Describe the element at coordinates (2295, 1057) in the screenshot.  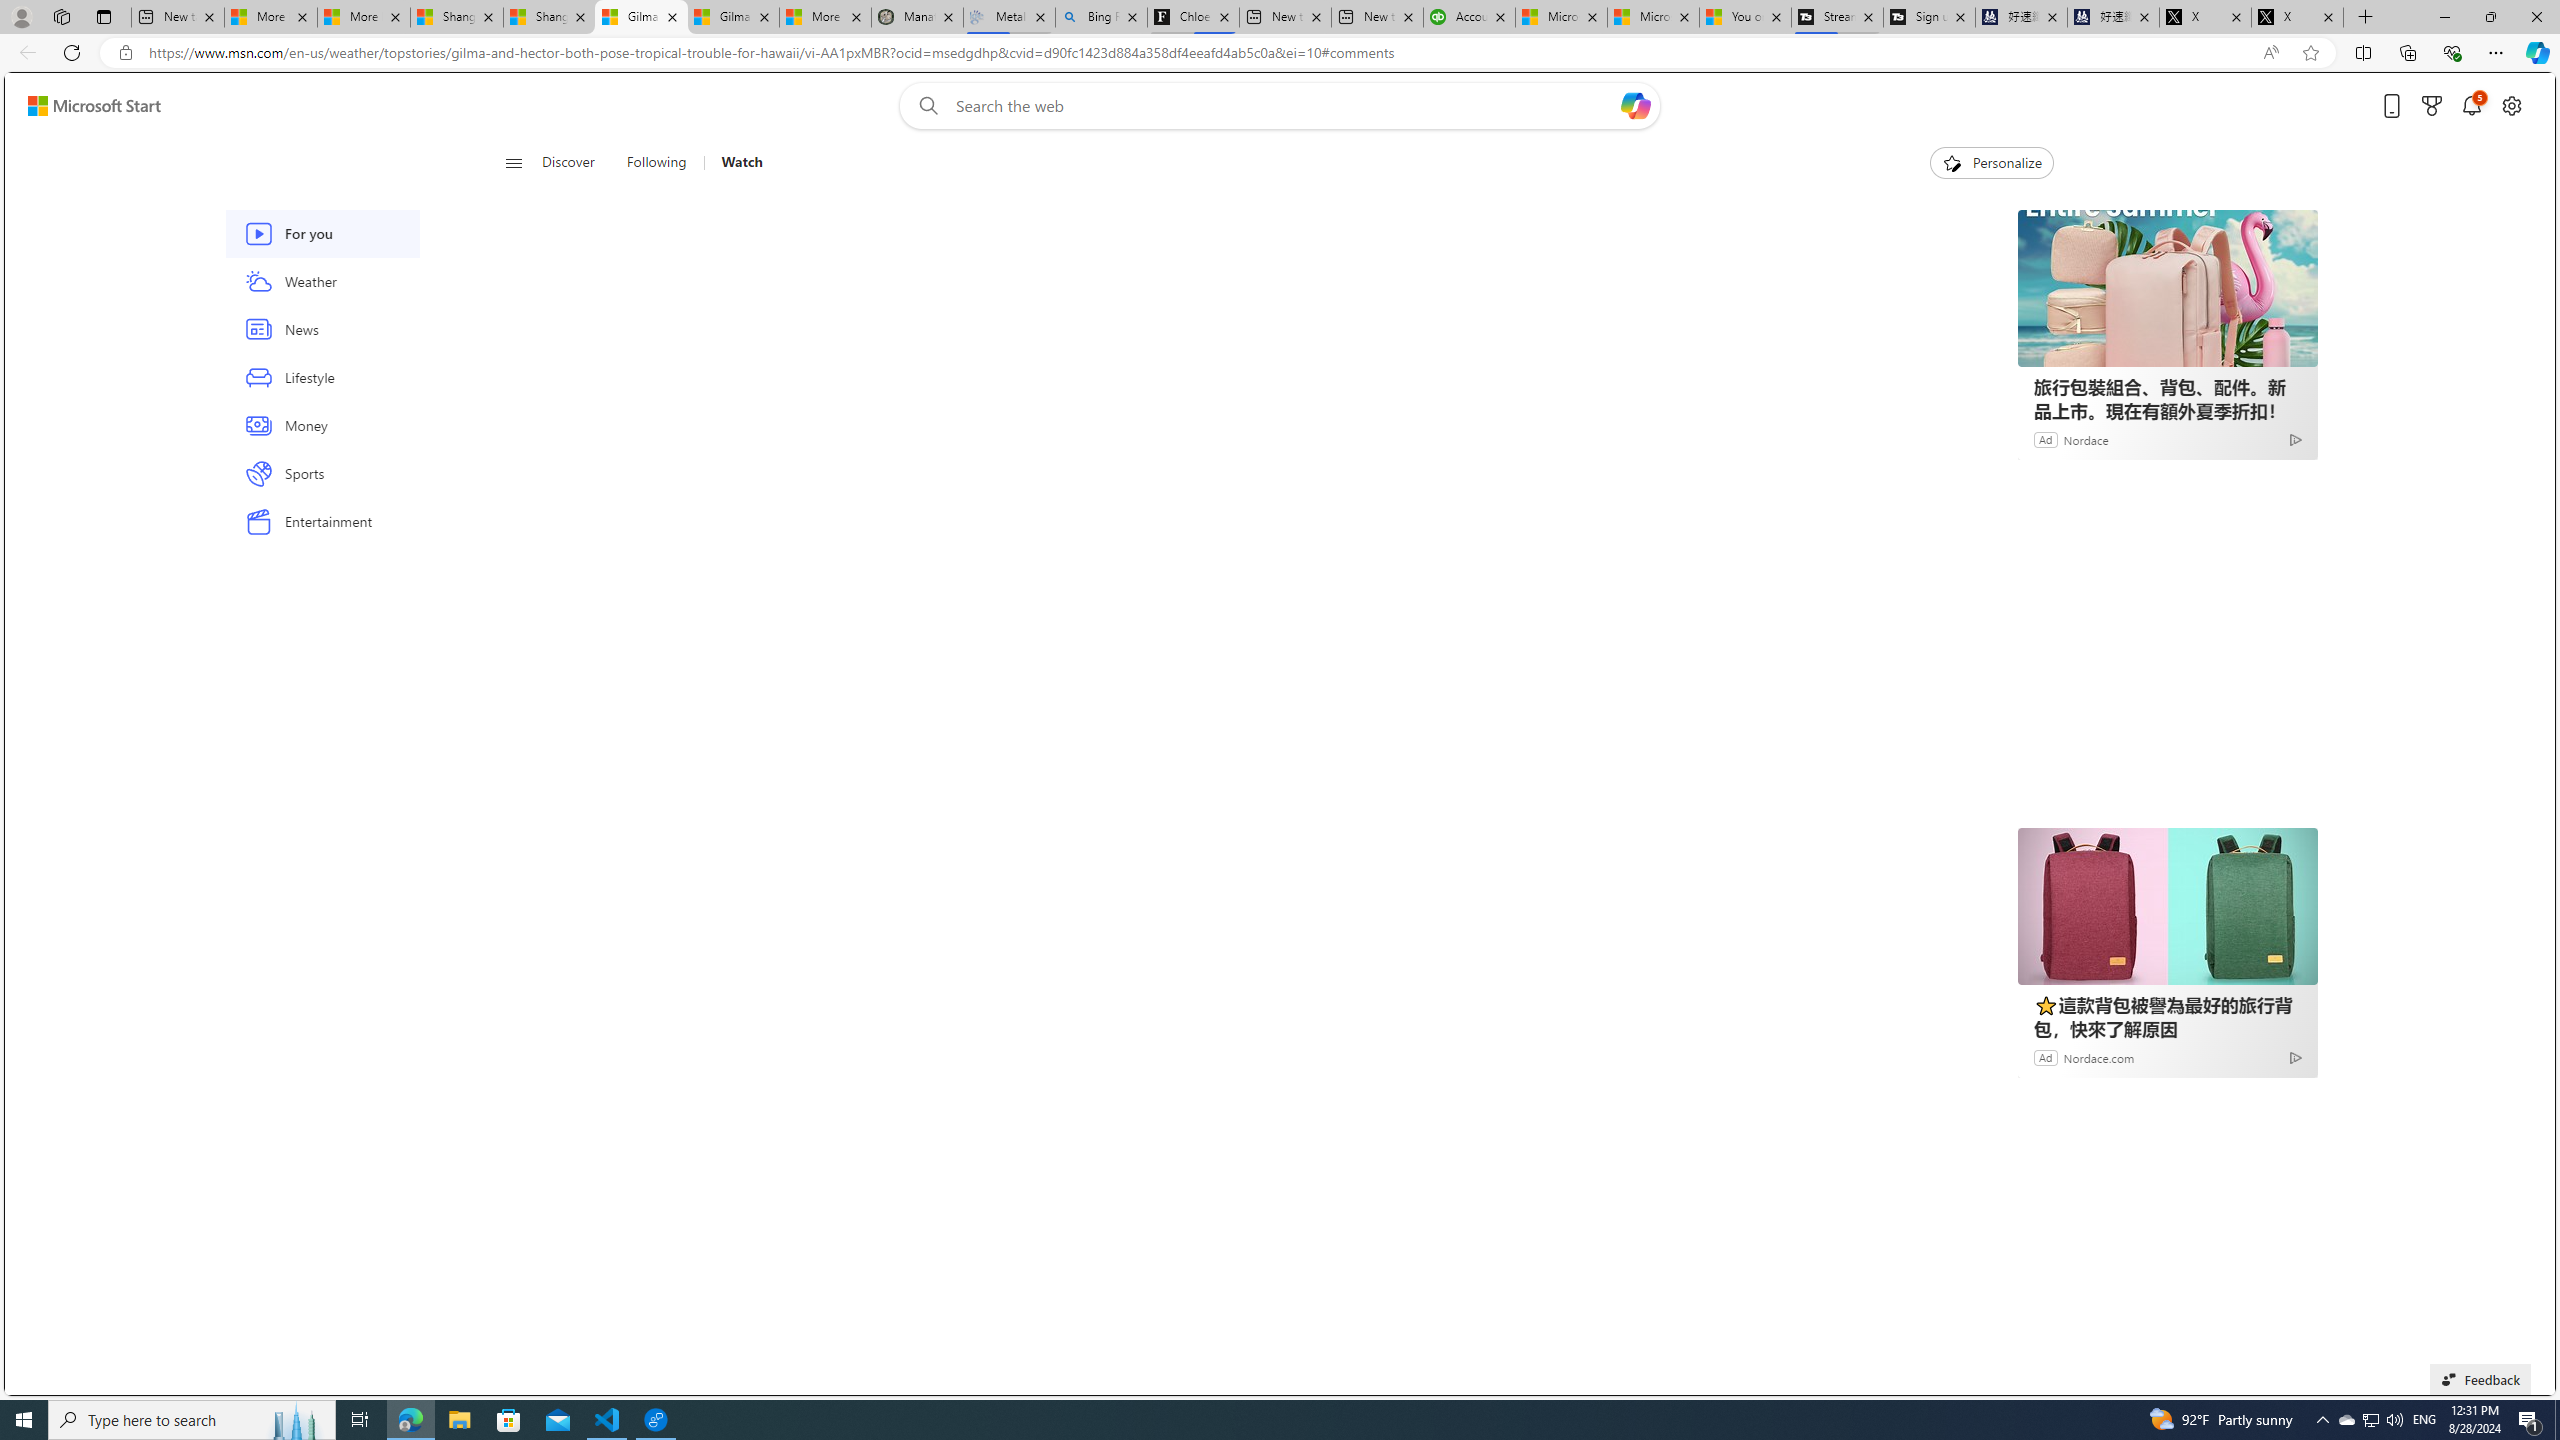
I see `'Ad Choice'` at that location.